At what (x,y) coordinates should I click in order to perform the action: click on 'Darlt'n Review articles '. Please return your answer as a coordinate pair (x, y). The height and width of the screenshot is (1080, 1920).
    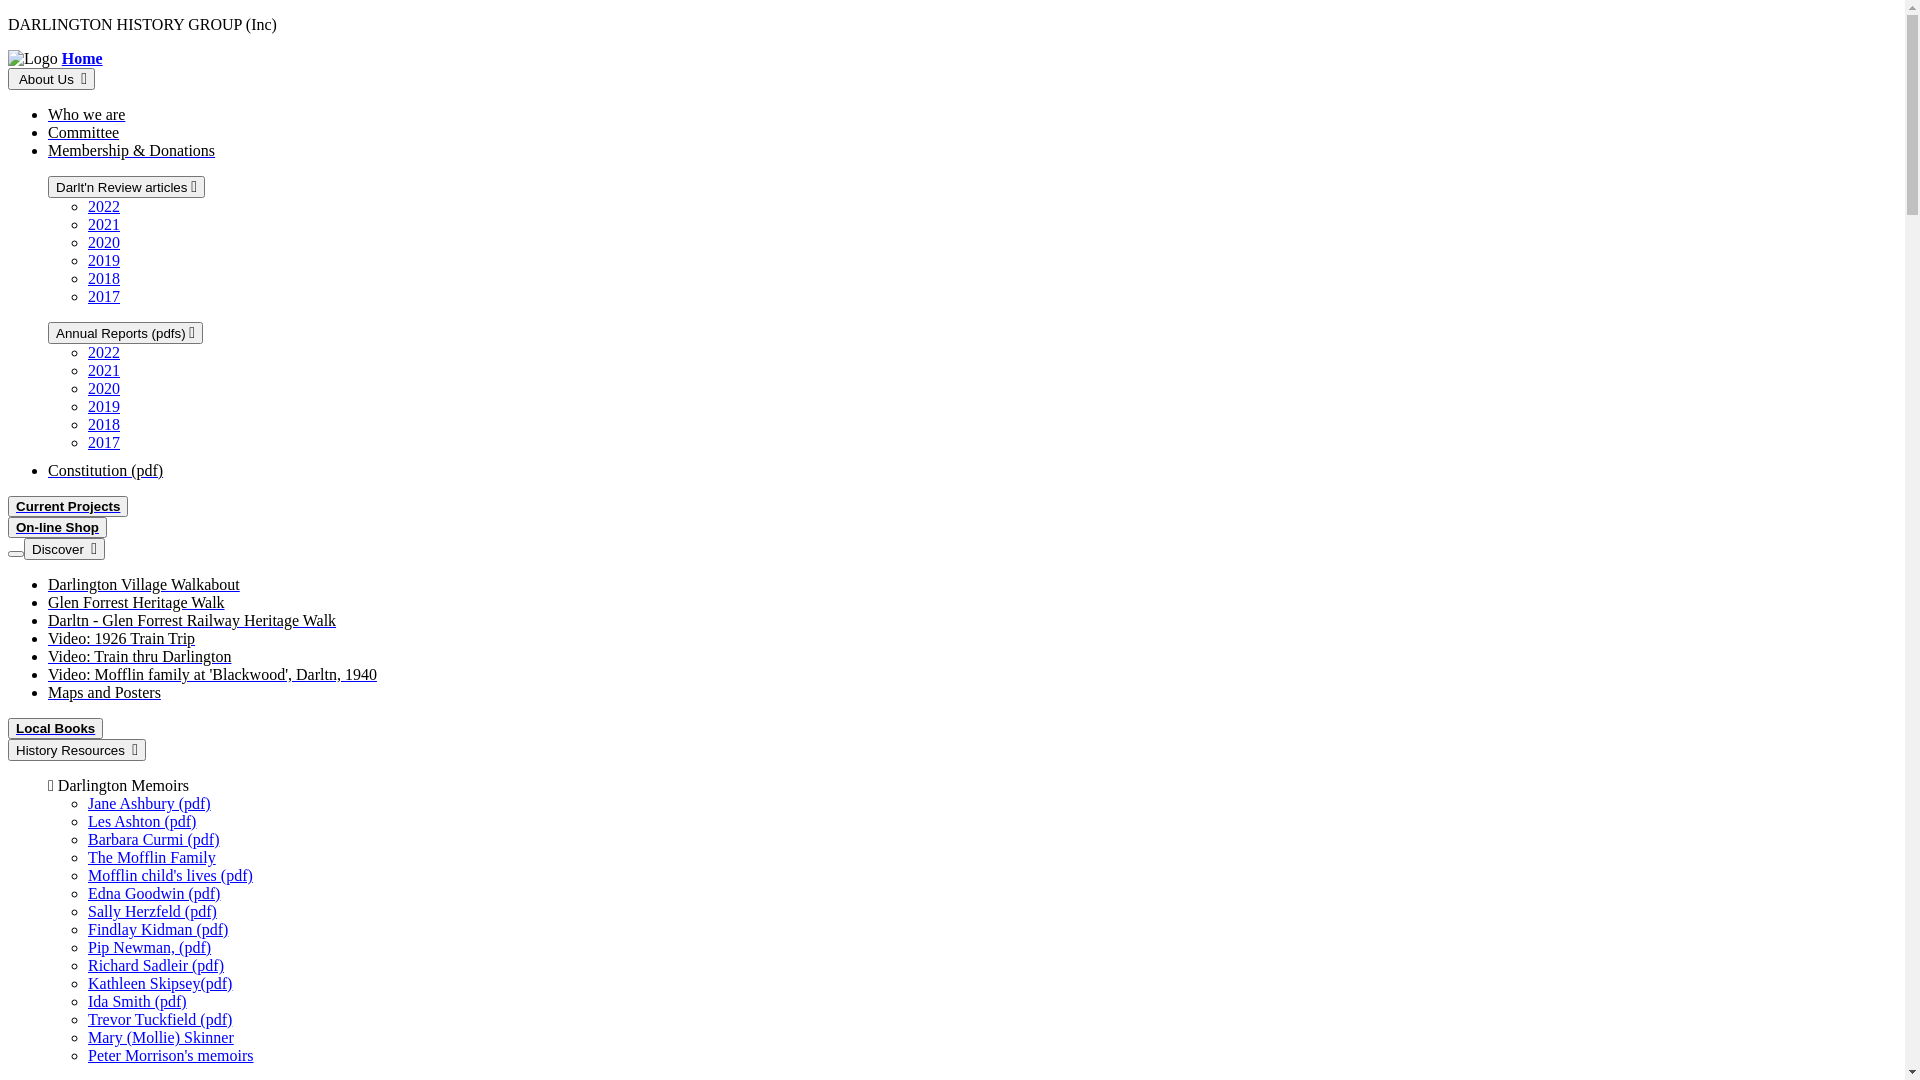
    Looking at the image, I should click on (125, 186).